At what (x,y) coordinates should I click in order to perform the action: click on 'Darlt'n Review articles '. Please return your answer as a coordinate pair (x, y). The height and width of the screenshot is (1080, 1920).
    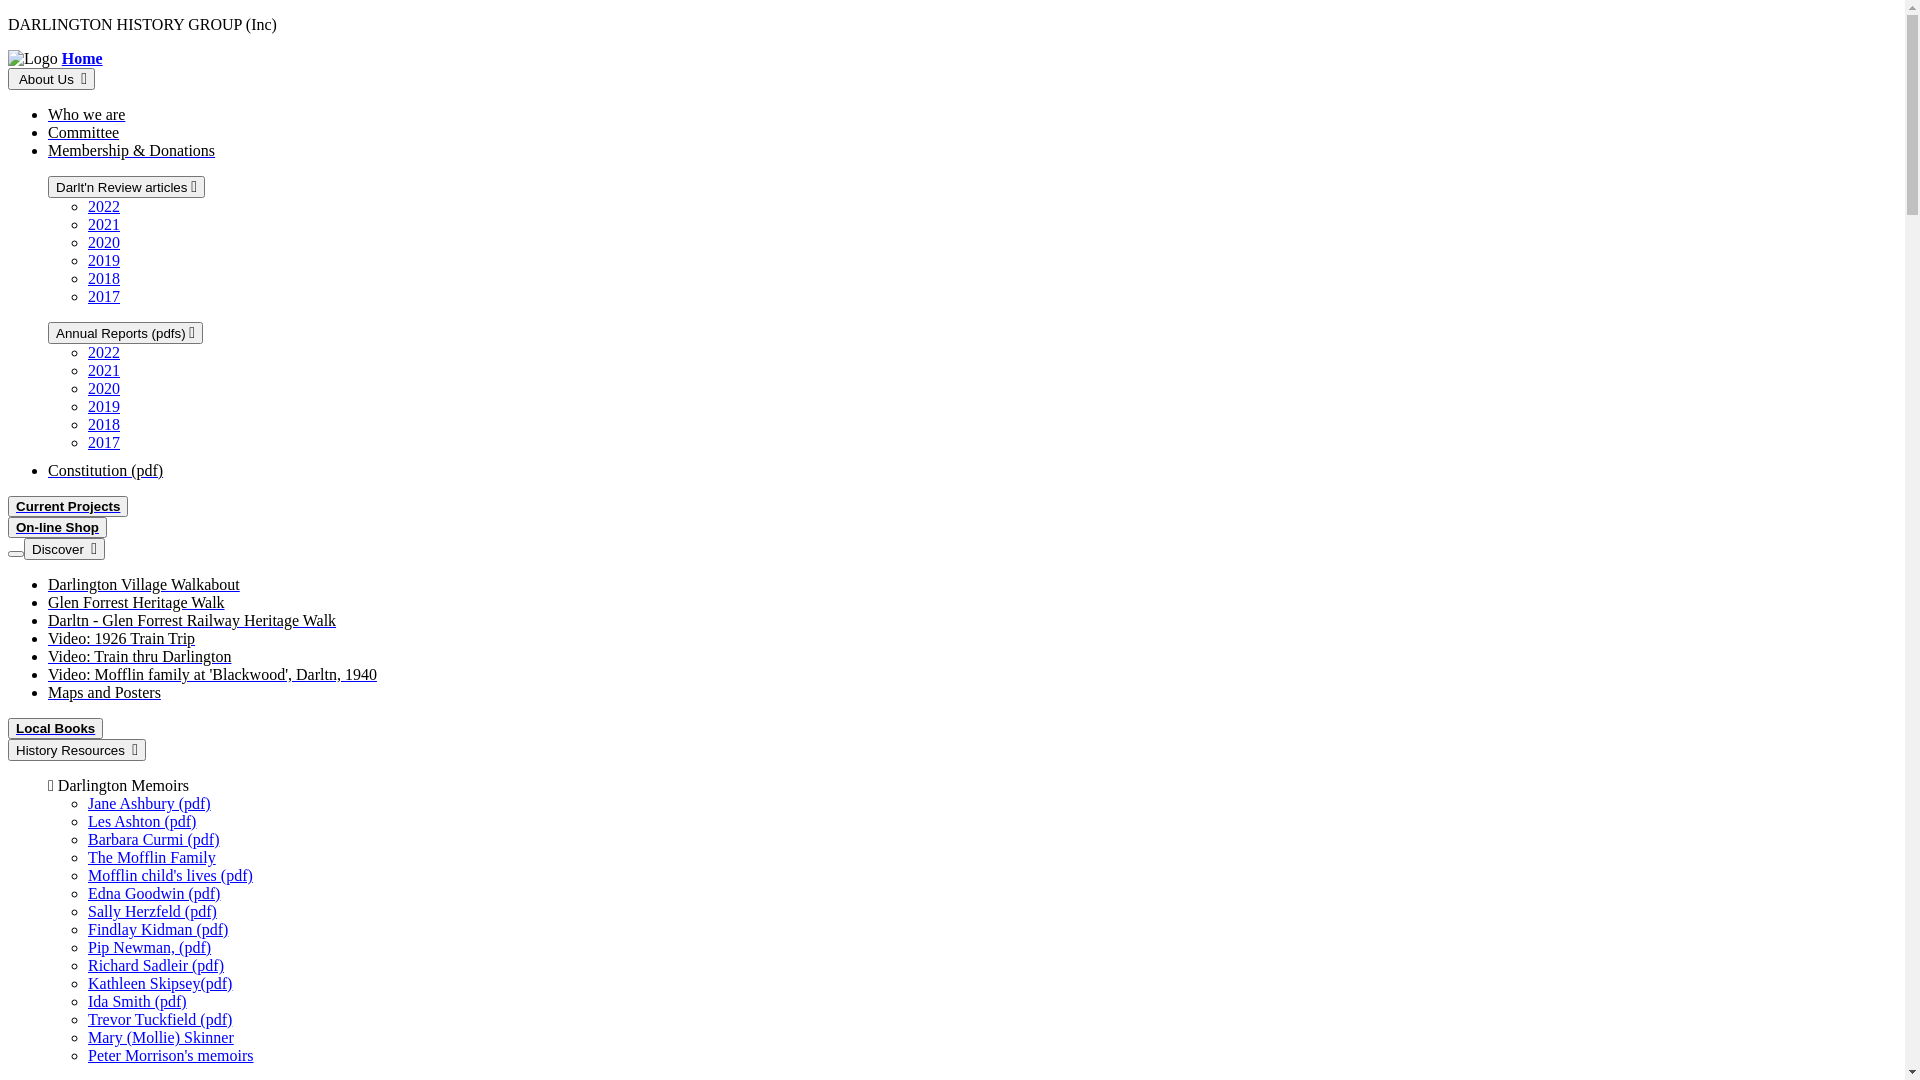
    Looking at the image, I should click on (125, 186).